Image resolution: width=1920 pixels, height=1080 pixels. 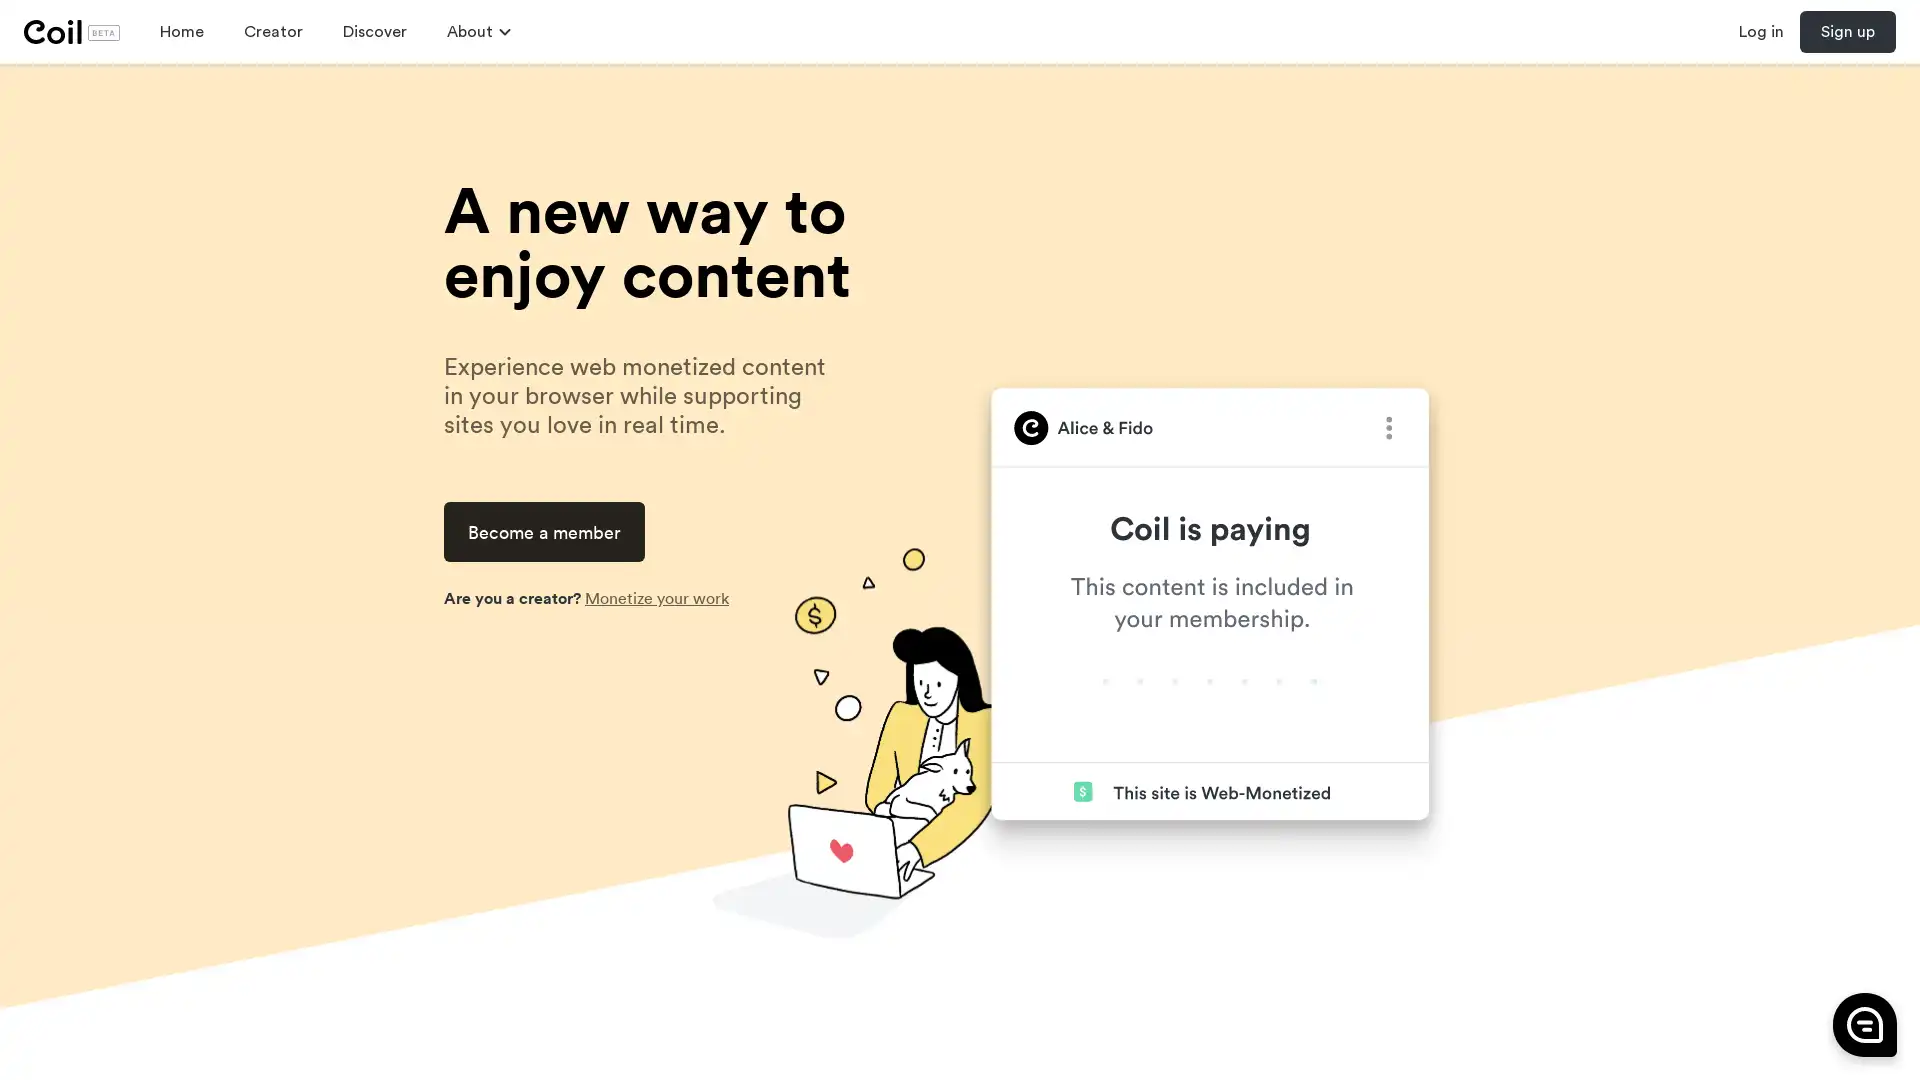 I want to click on Discover, so click(x=374, y=31).